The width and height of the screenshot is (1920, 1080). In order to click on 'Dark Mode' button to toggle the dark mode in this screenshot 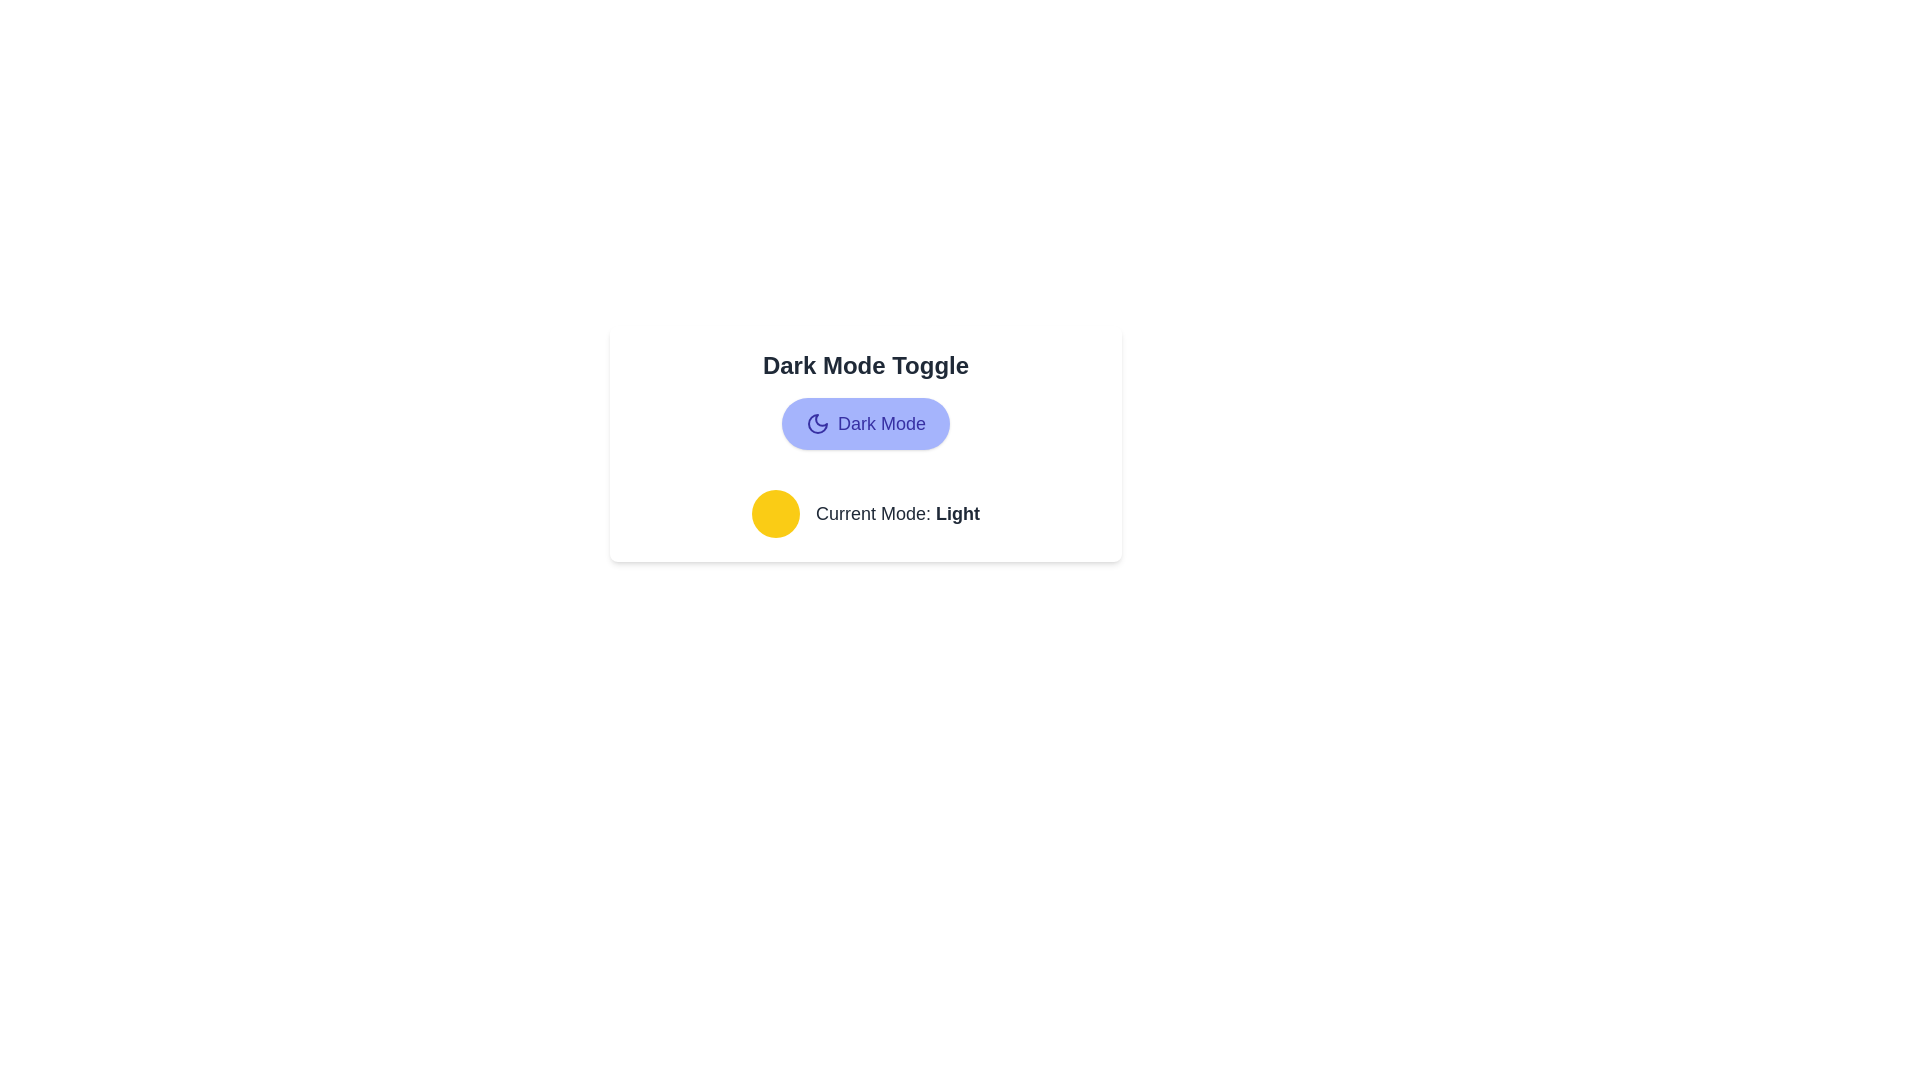, I will do `click(865, 423)`.